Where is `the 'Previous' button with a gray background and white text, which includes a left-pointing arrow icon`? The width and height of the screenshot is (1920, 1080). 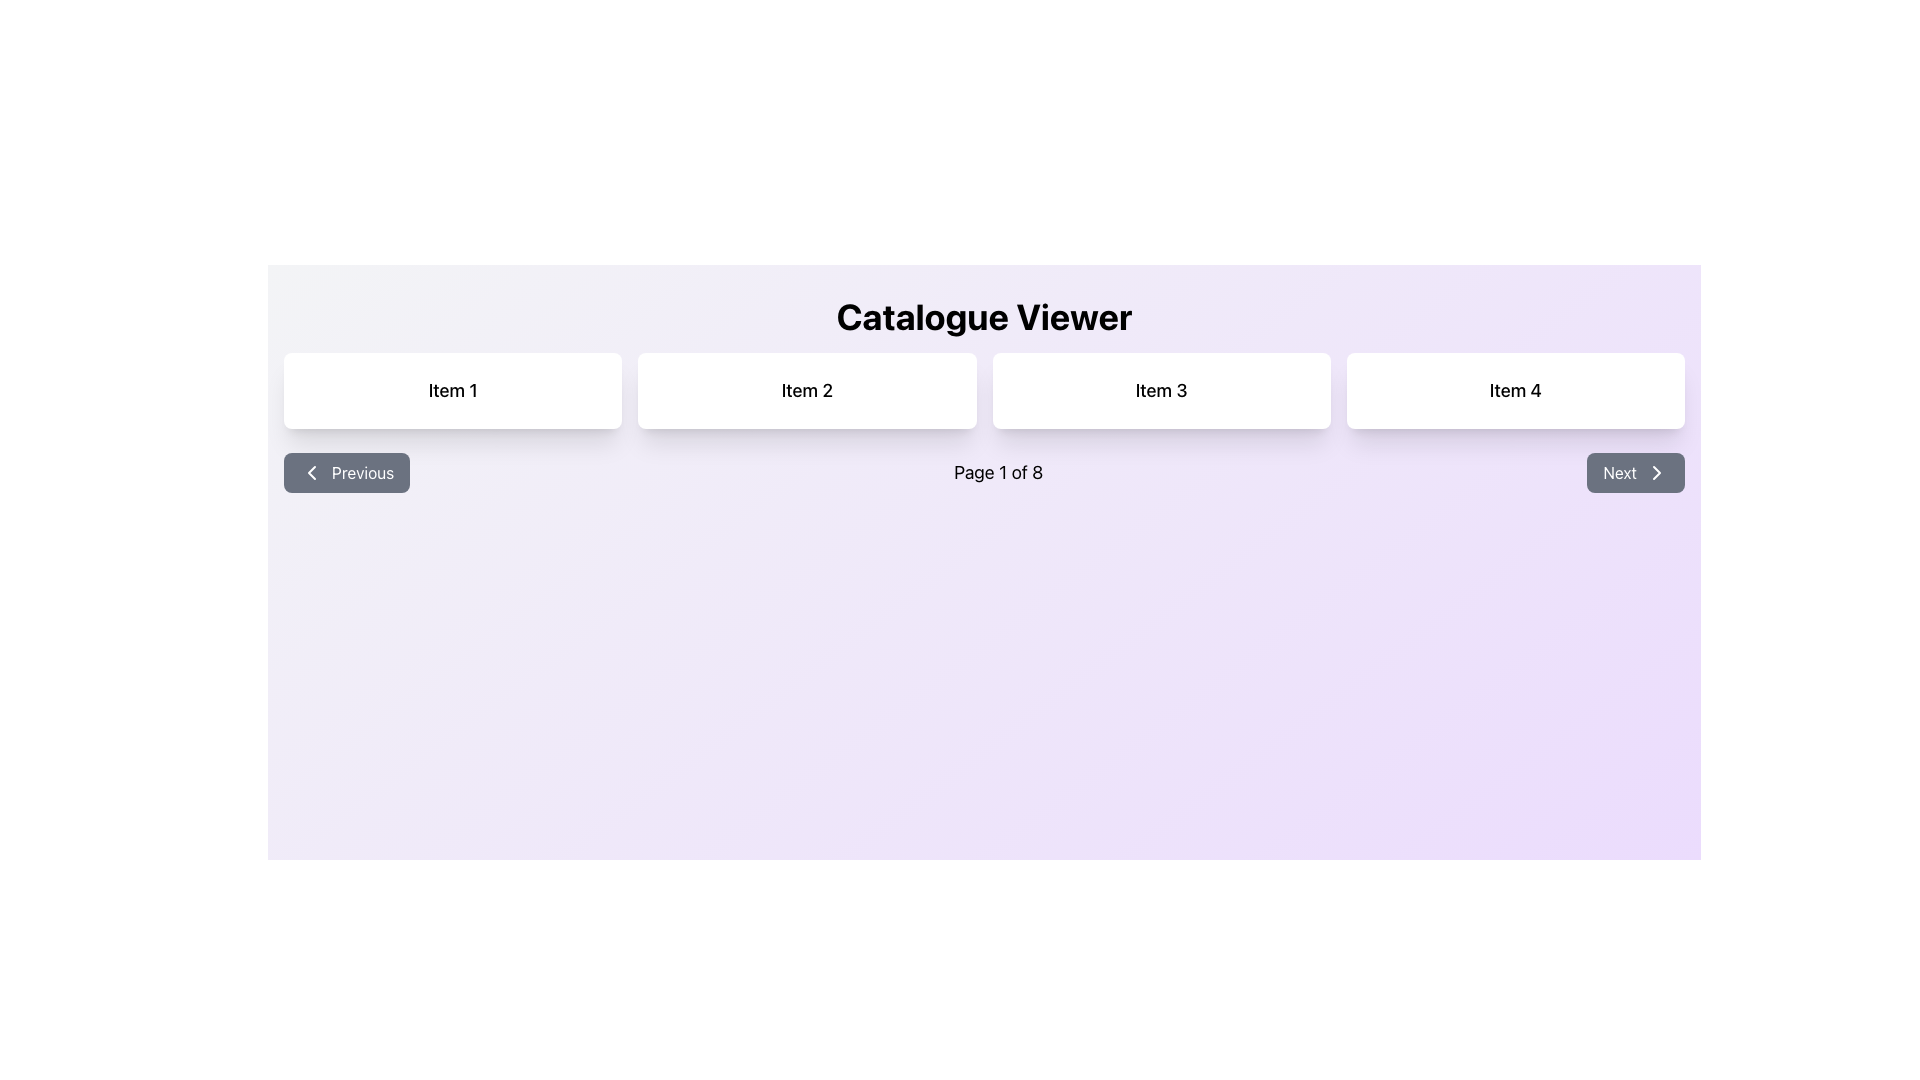
the 'Previous' button with a gray background and white text, which includes a left-pointing arrow icon is located at coordinates (347, 473).